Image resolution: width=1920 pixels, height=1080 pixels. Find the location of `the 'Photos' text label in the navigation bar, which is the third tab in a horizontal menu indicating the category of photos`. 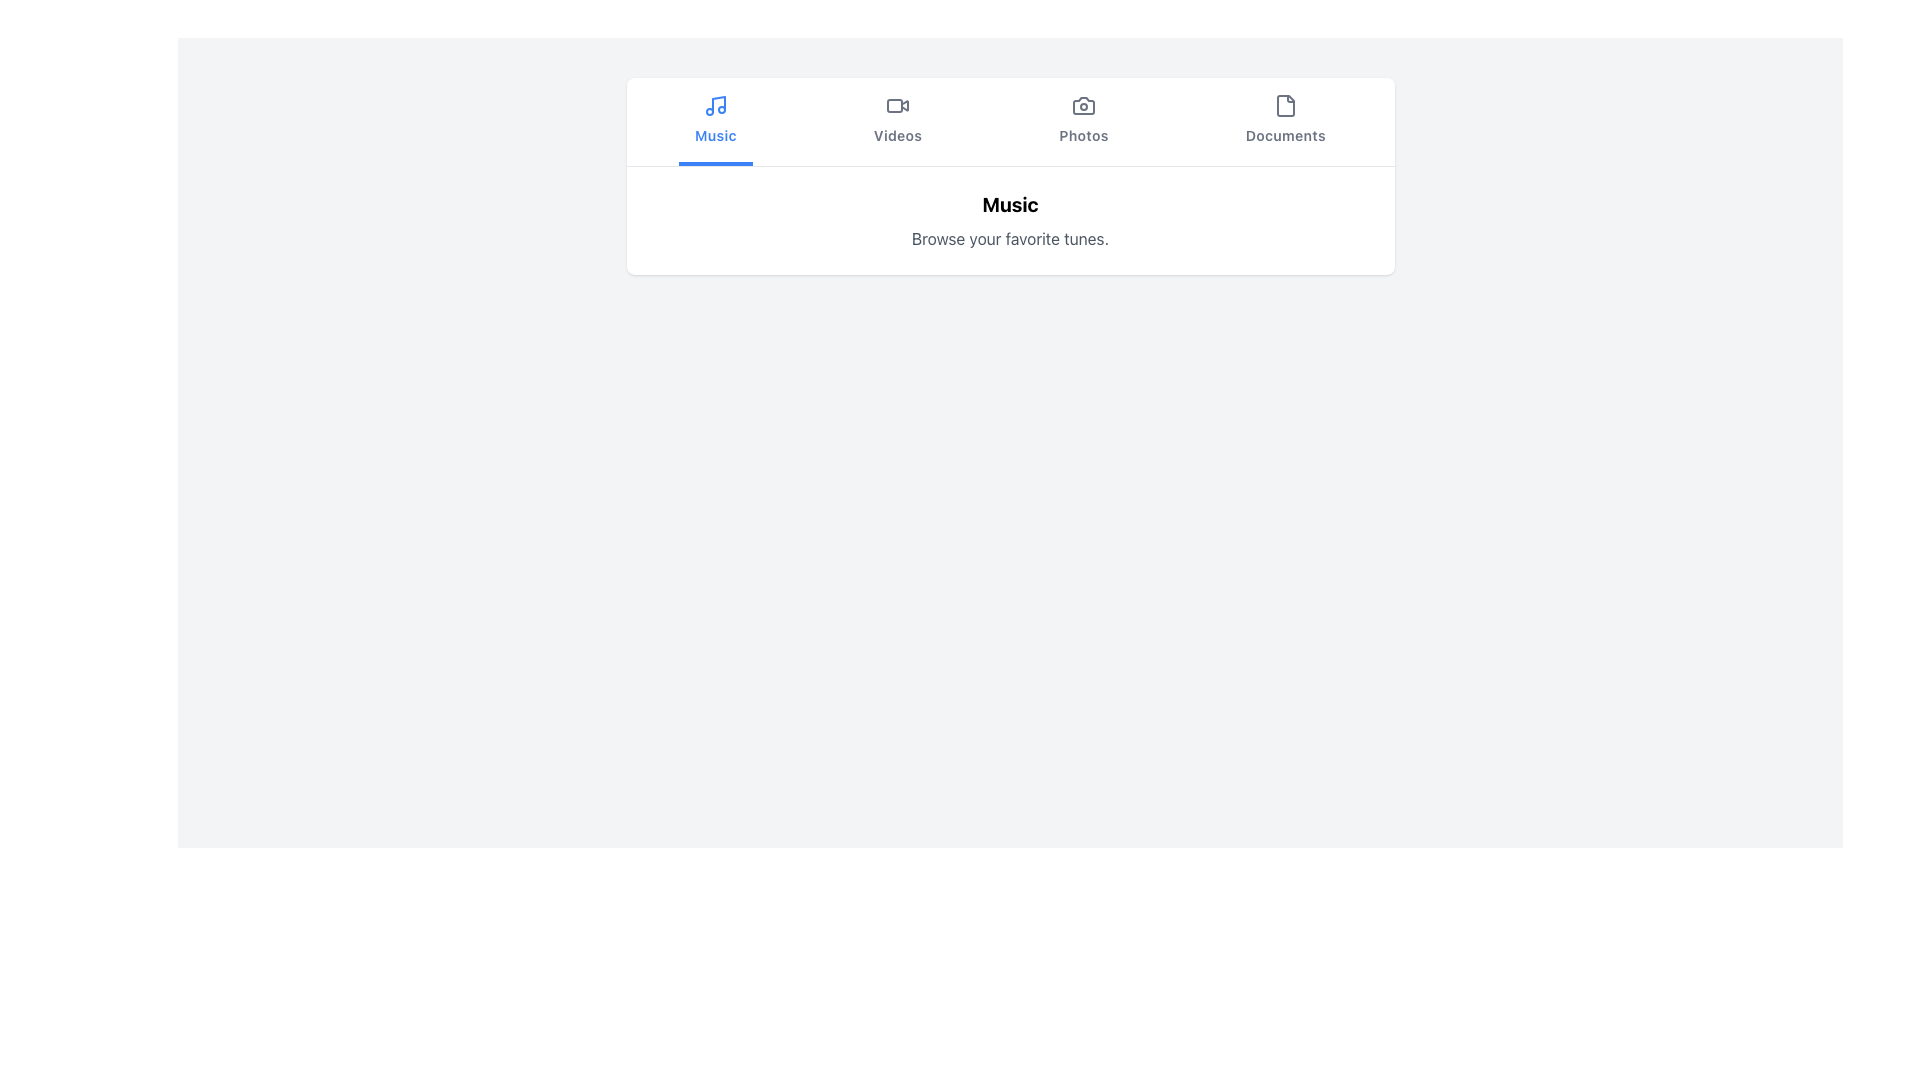

the 'Photos' text label in the navigation bar, which is the third tab in a horizontal menu indicating the category of photos is located at coordinates (1083, 135).